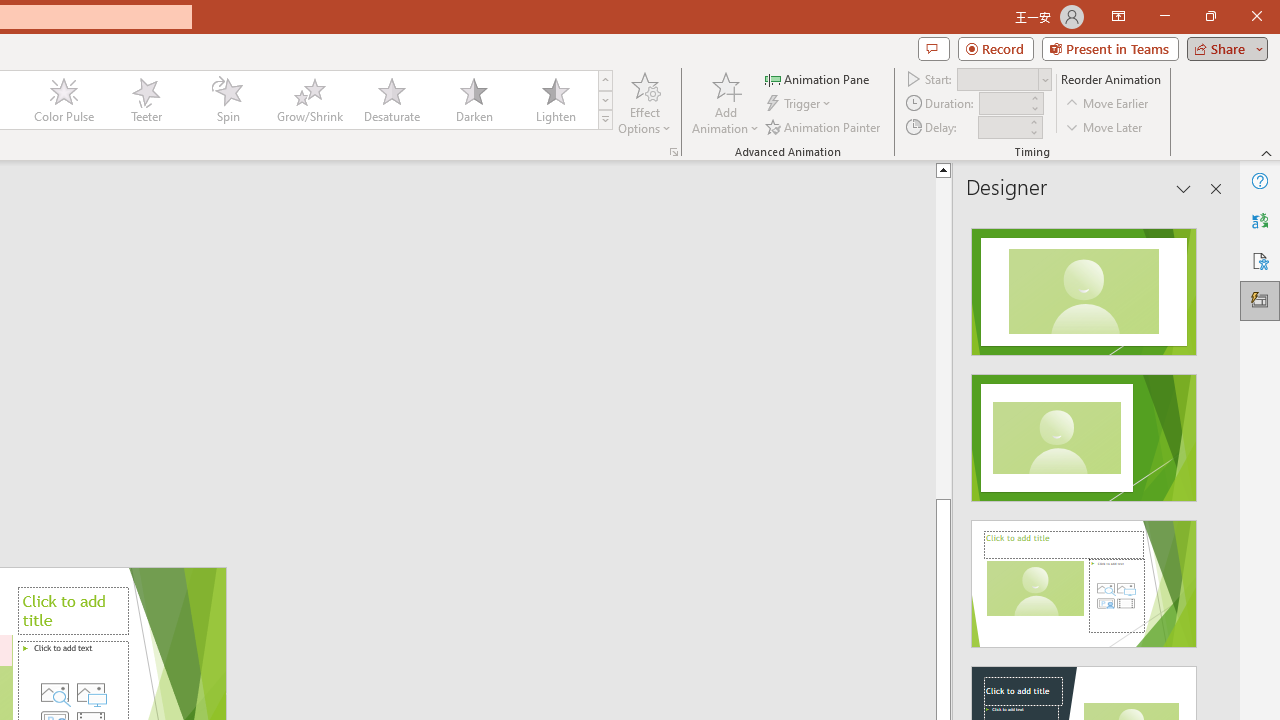 The image size is (1280, 720). I want to click on 'Stock Images', so click(54, 692).